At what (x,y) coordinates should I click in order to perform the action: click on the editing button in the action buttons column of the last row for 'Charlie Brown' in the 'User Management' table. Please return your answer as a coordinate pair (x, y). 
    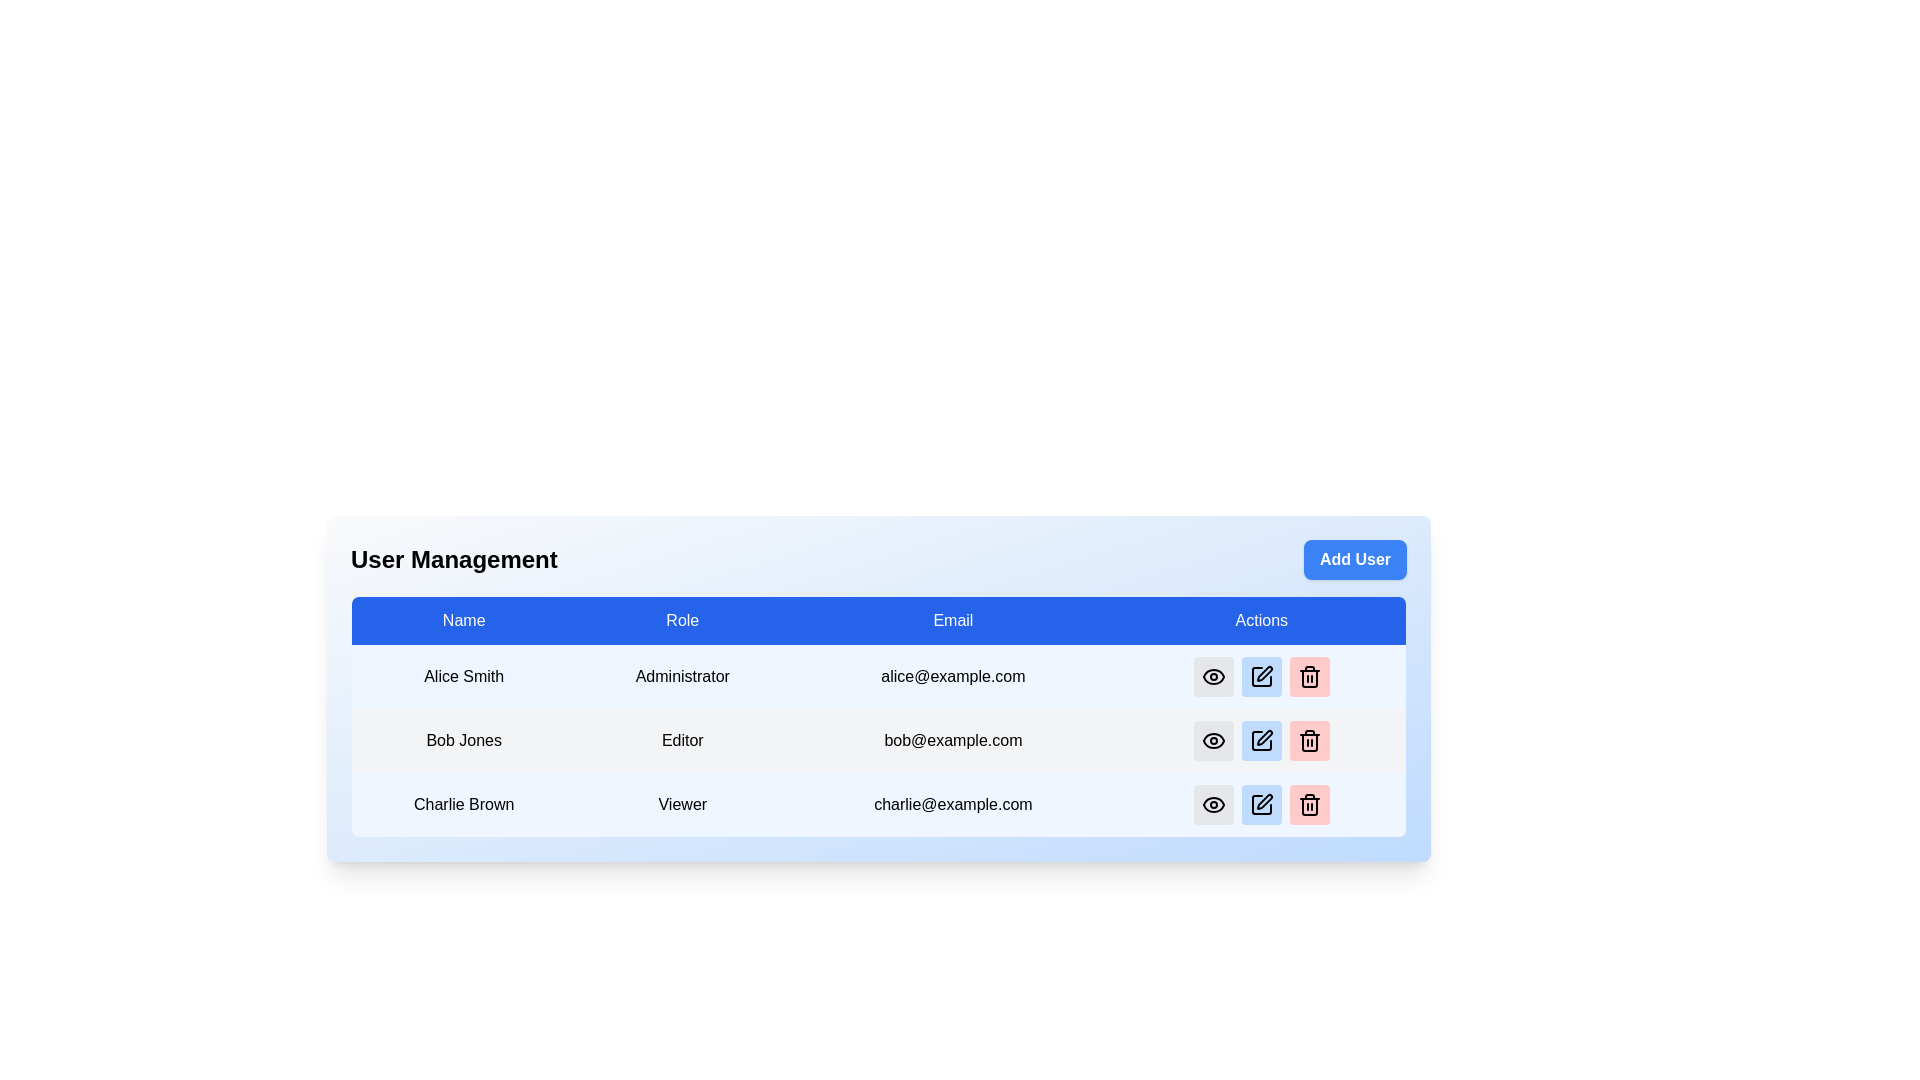
    Looking at the image, I should click on (1260, 804).